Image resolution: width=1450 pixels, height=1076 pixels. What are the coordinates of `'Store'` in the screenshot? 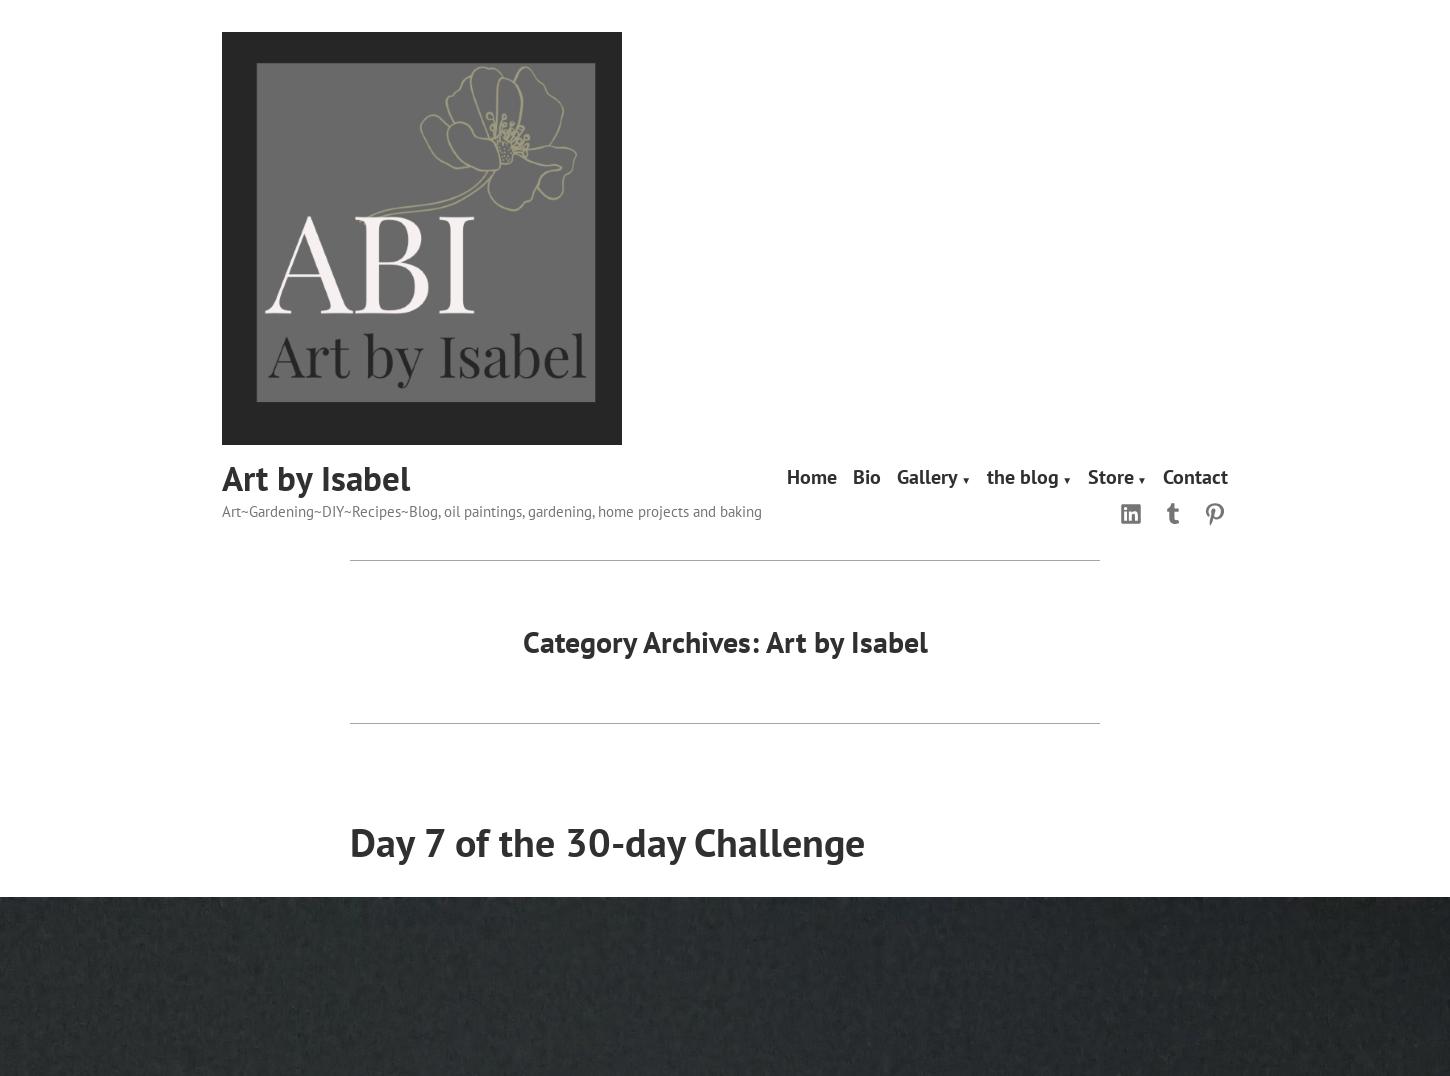 It's located at (1109, 475).